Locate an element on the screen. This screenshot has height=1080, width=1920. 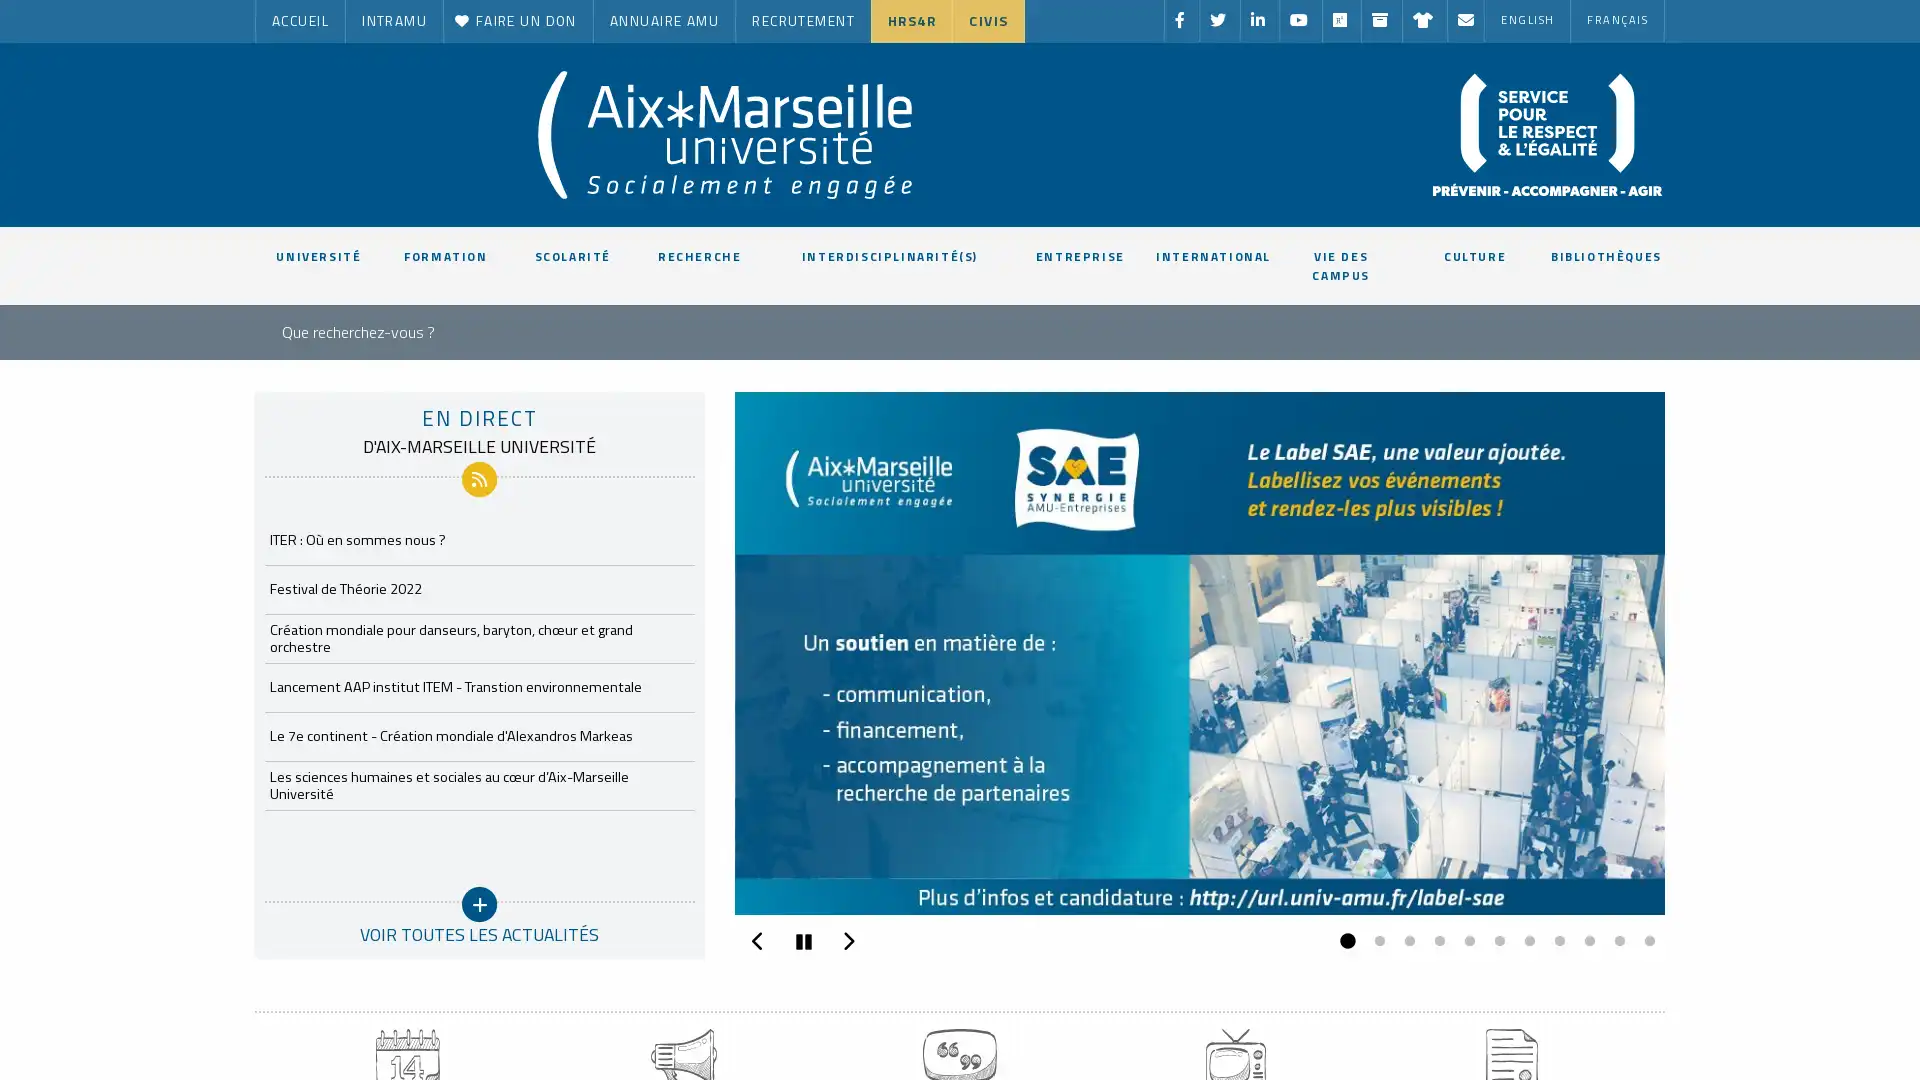
Go to slide 6 is located at coordinates (1494, 941).